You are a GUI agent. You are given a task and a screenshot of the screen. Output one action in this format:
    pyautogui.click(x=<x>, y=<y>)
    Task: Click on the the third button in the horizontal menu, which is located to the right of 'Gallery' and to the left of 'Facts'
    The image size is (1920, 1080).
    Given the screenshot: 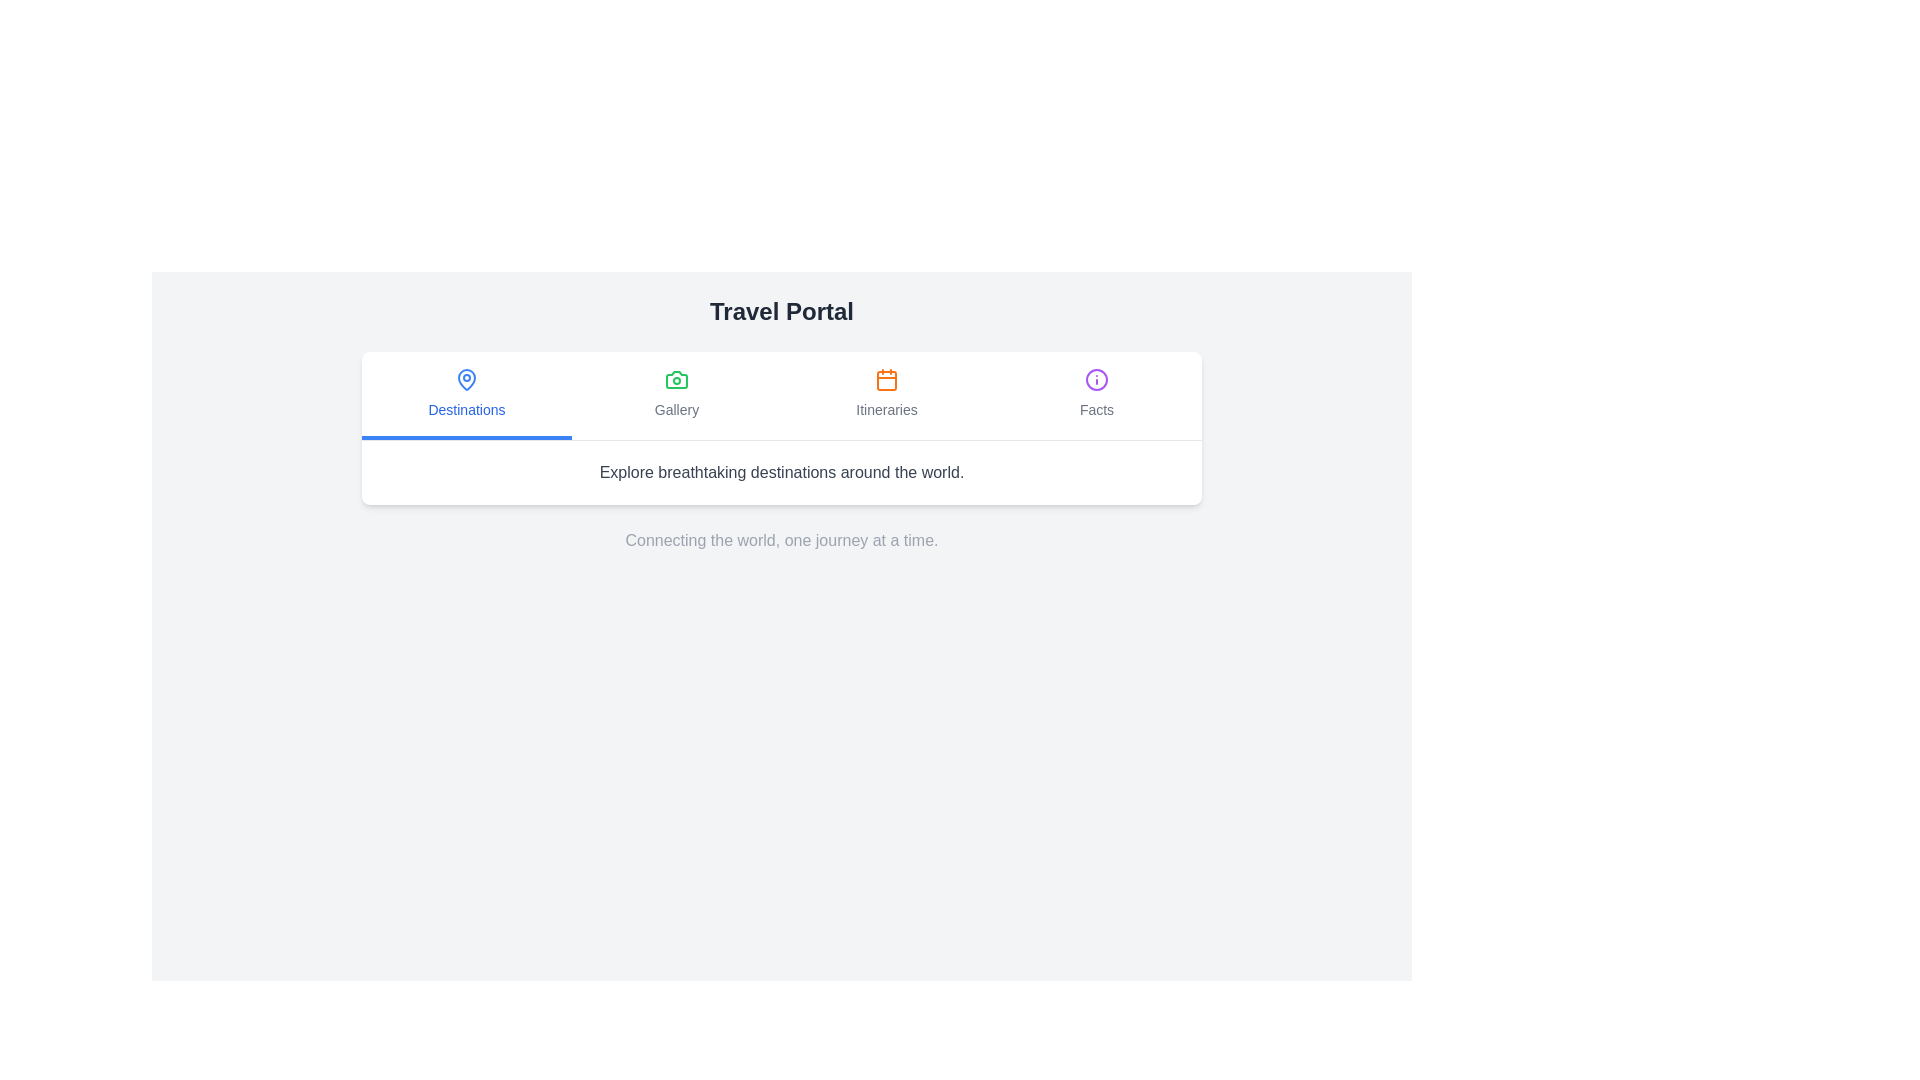 What is the action you would take?
    pyautogui.click(x=886, y=396)
    